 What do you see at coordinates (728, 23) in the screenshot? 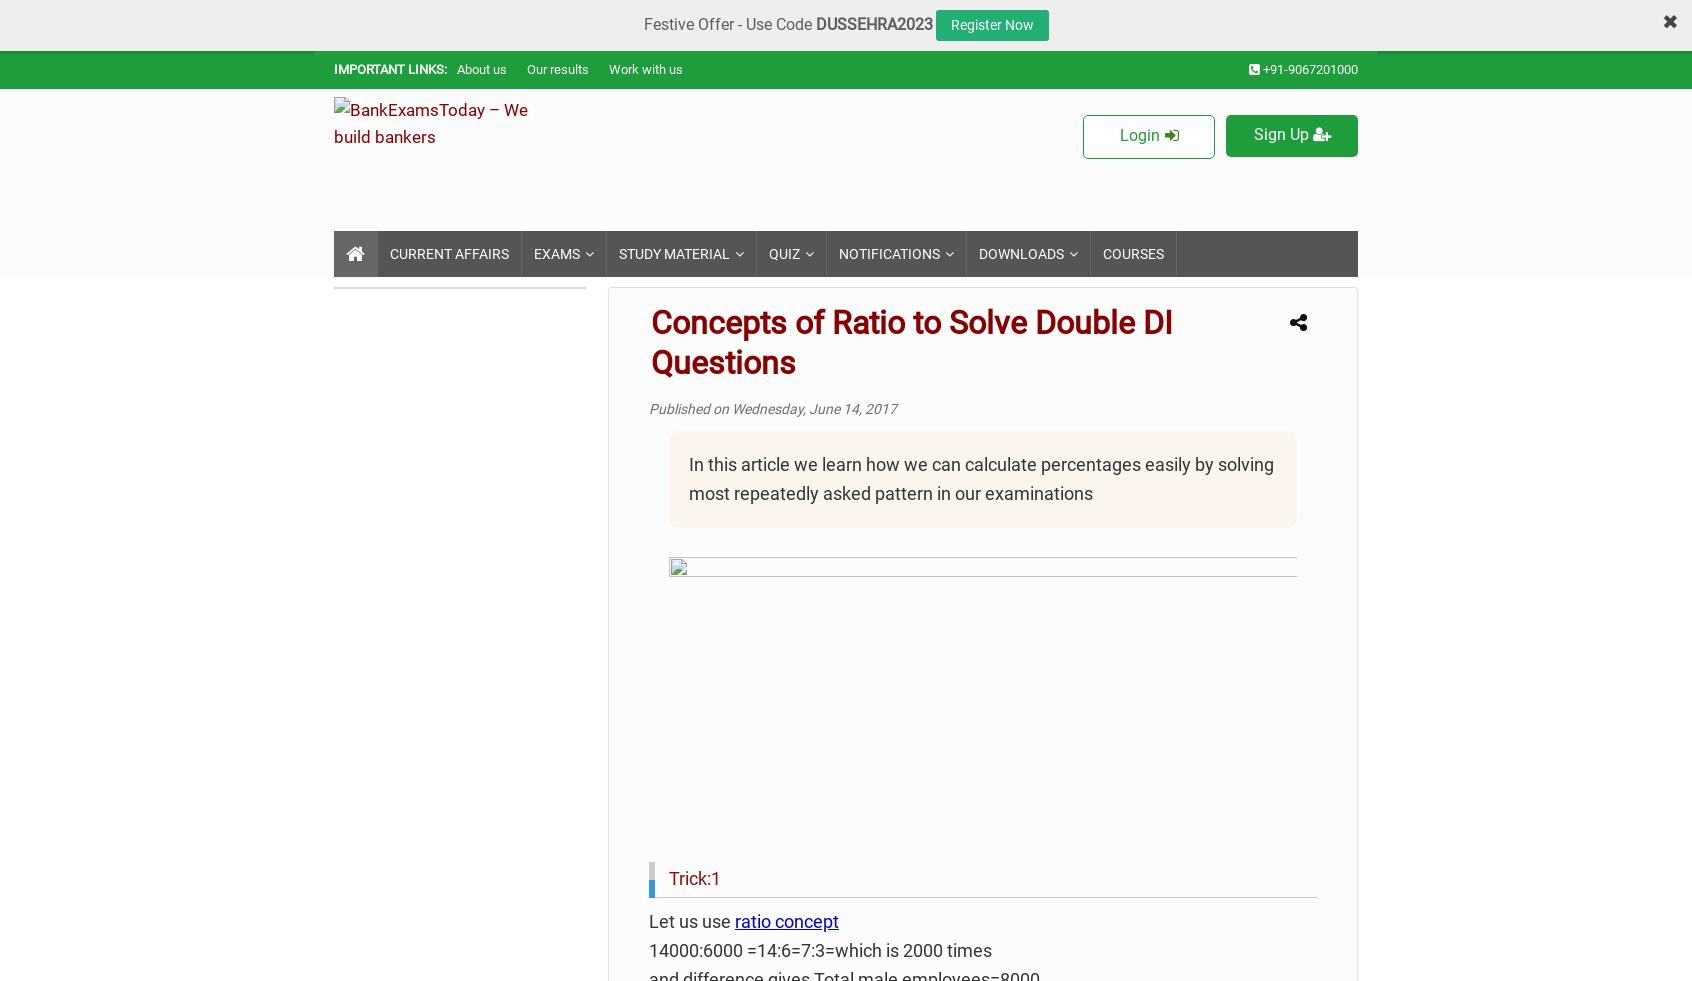
I see `'Festive Offer - Use Code'` at bounding box center [728, 23].